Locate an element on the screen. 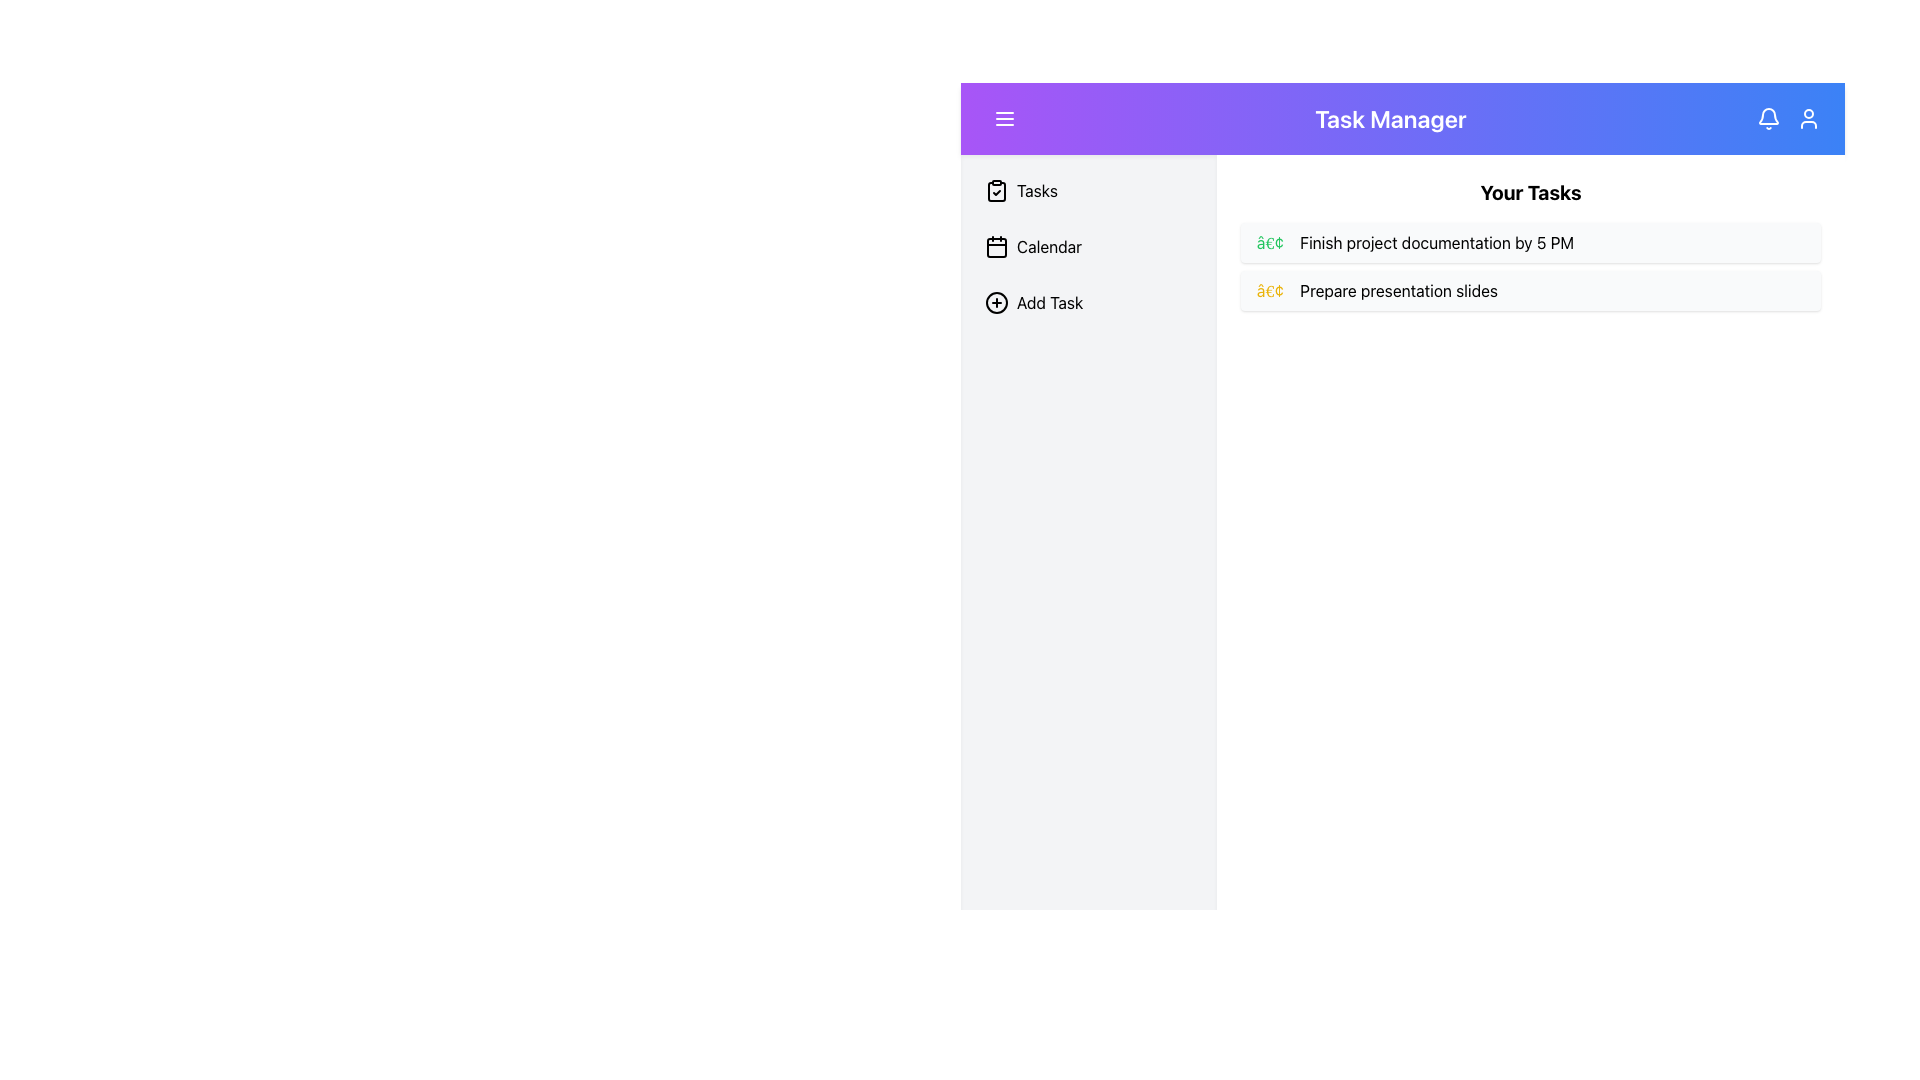 This screenshot has height=1080, width=1920. the 'Calendar' button located below the 'Tasks' list item and above the 'Add Task' list item is located at coordinates (1032, 245).